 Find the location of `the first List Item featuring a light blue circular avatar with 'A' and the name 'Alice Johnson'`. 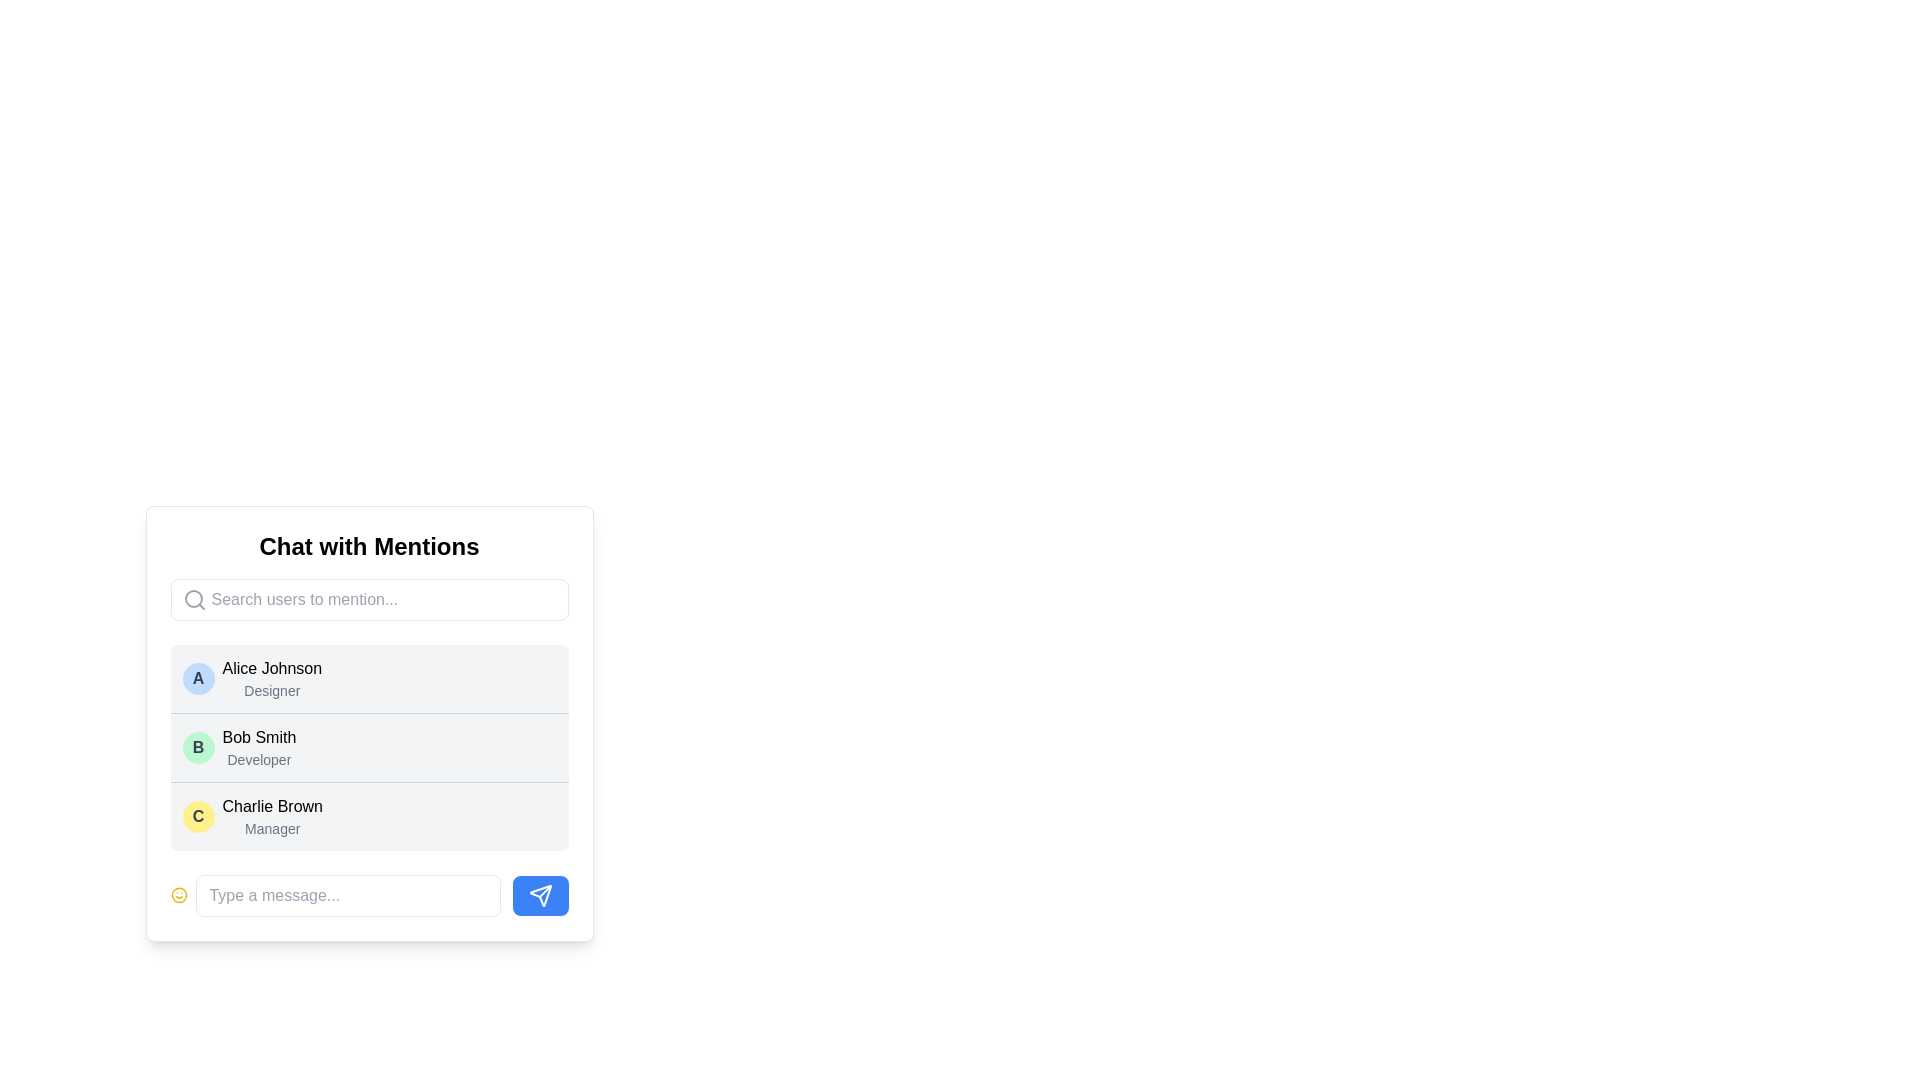

the first List Item featuring a light blue circular avatar with 'A' and the name 'Alice Johnson' is located at coordinates (369, 677).